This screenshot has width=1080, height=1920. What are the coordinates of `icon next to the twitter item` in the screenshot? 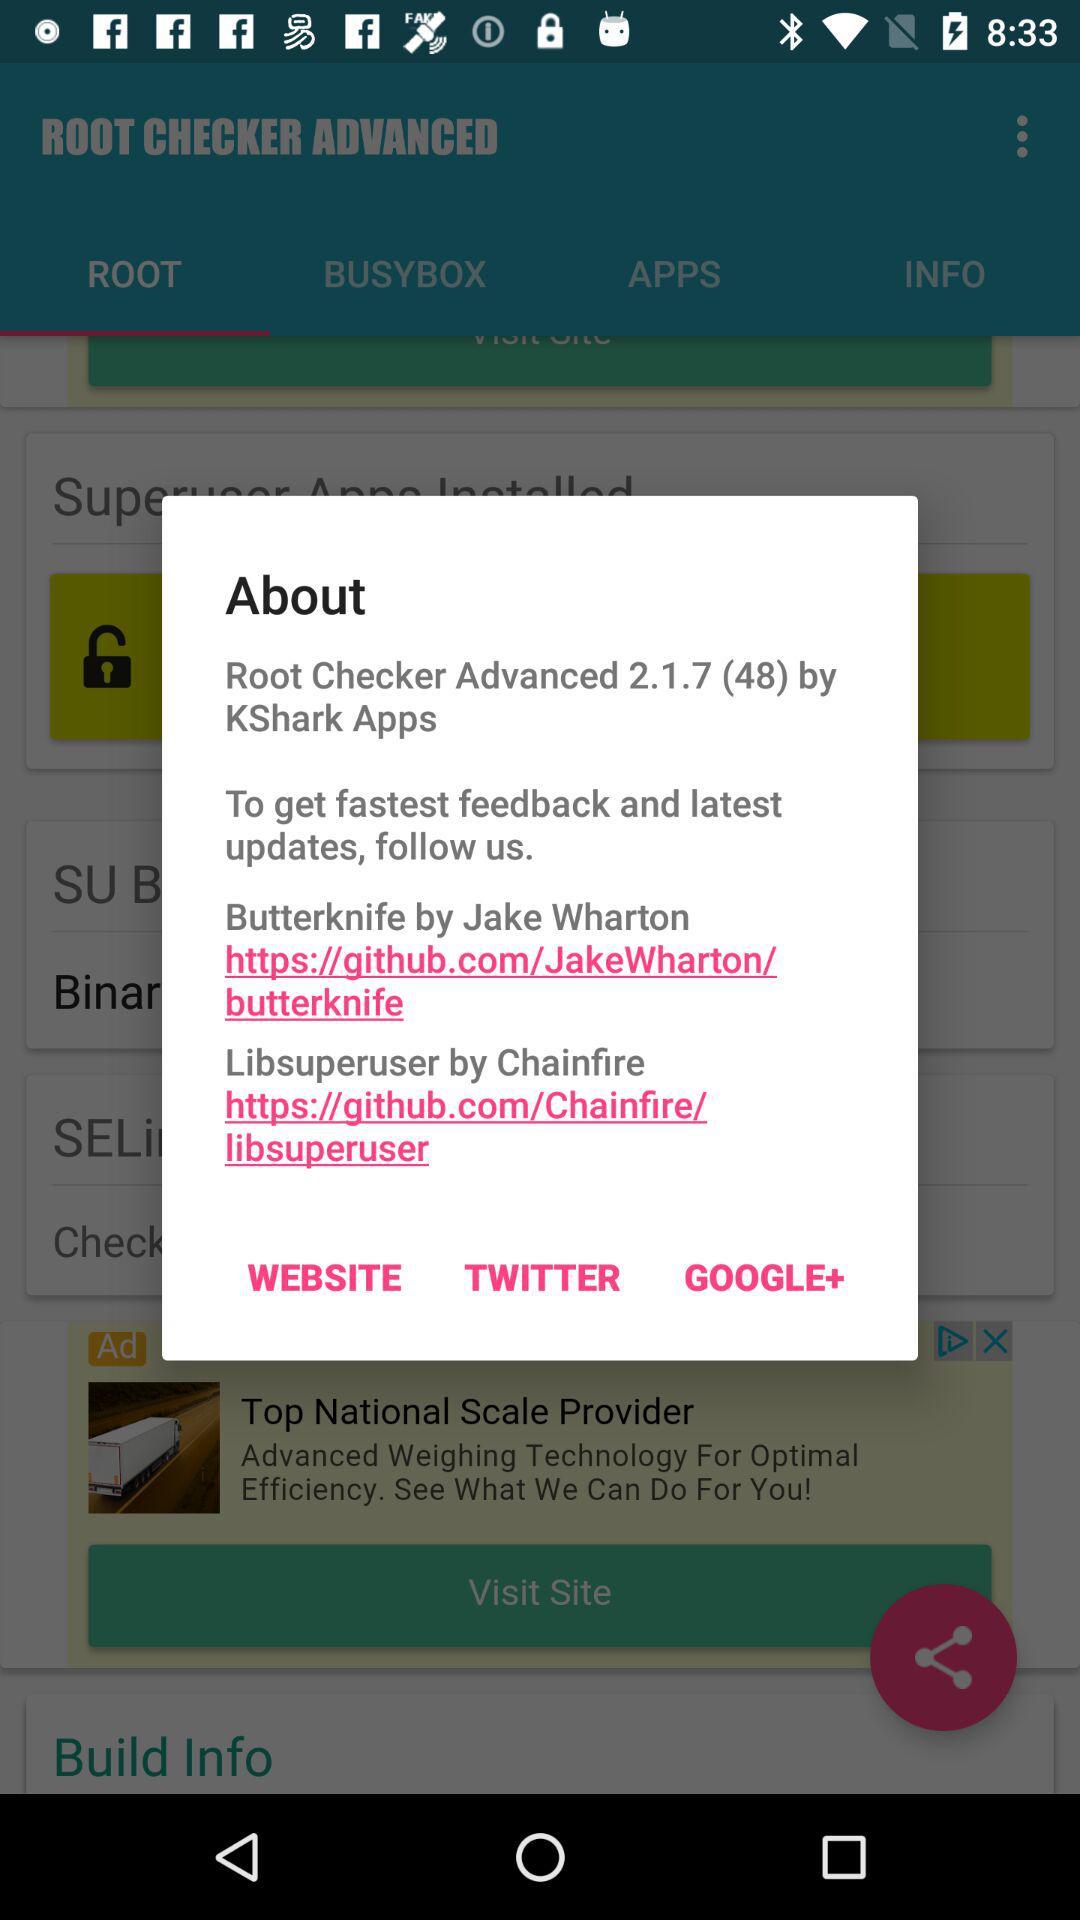 It's located at (323, 1275).